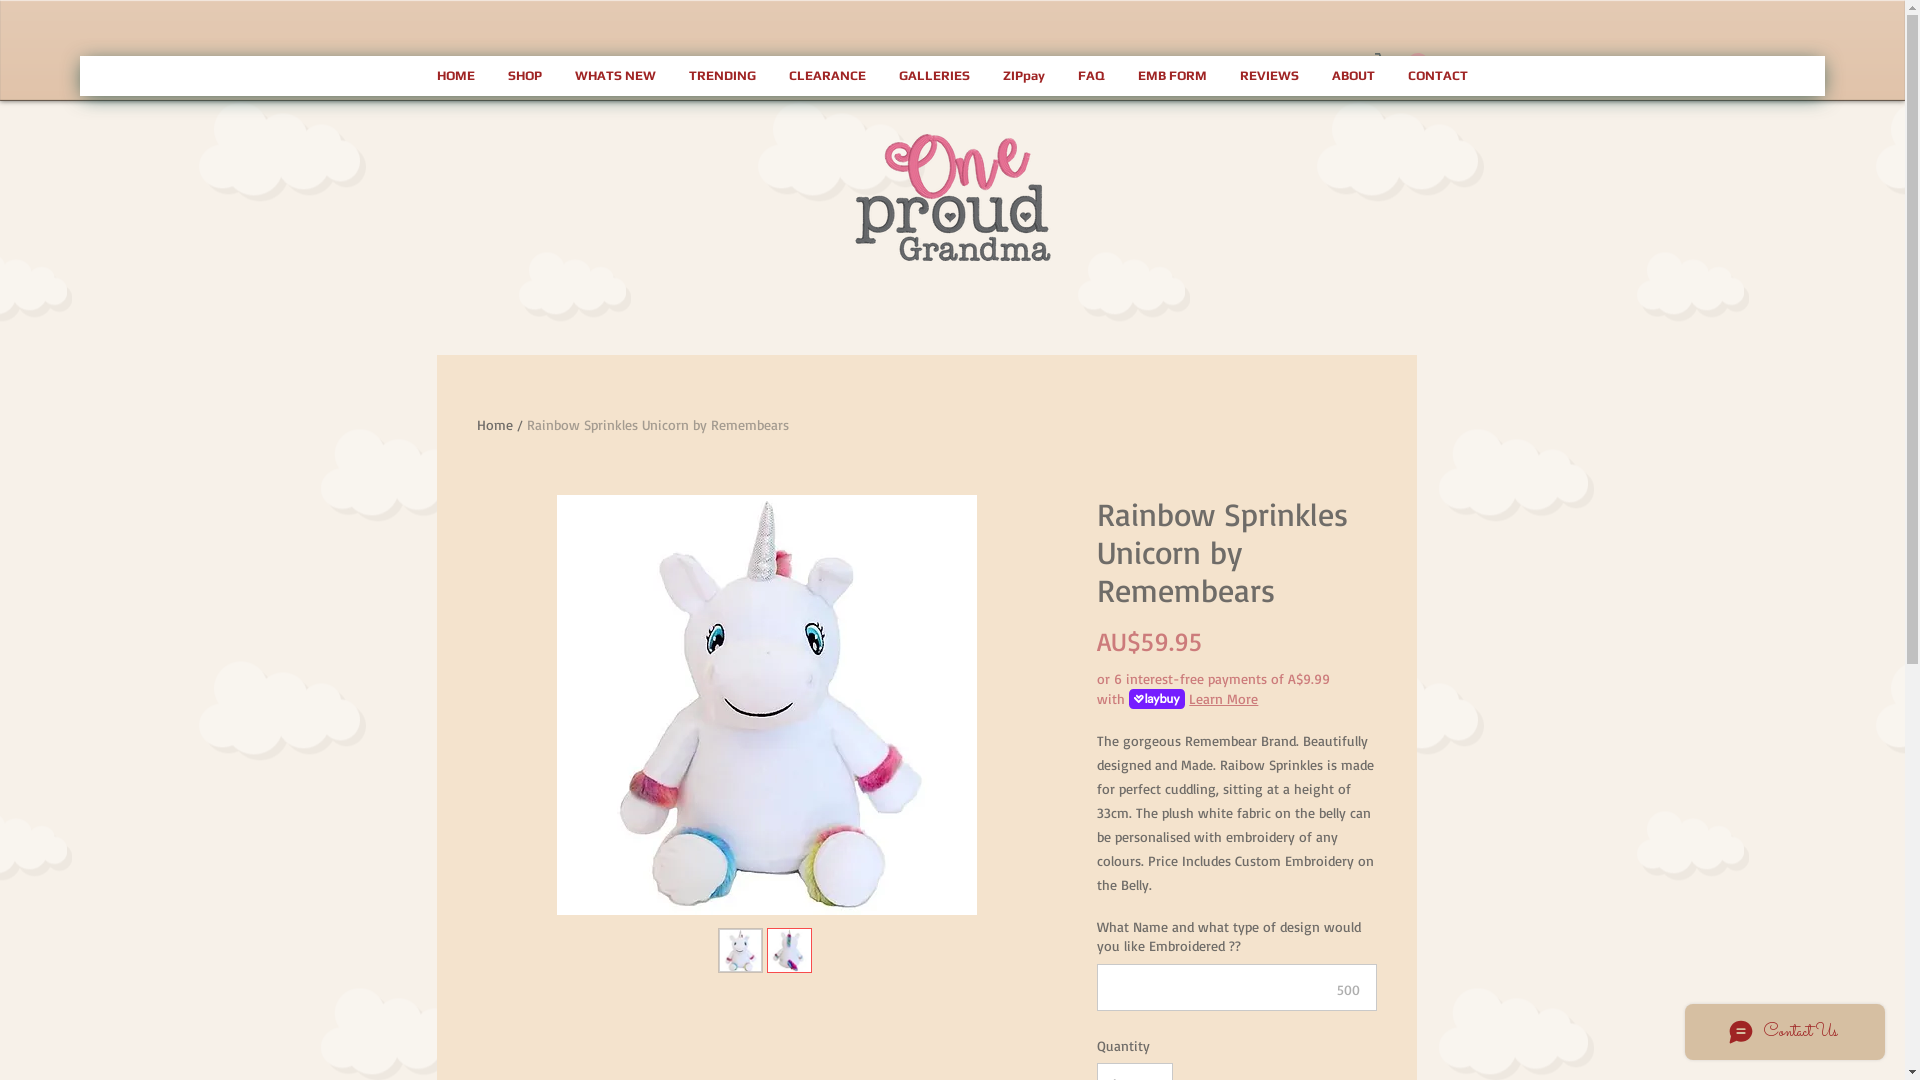  Describe the element at coordinates (1172, 75) in the screenshot. I see `'EMB FORM'` at that location.